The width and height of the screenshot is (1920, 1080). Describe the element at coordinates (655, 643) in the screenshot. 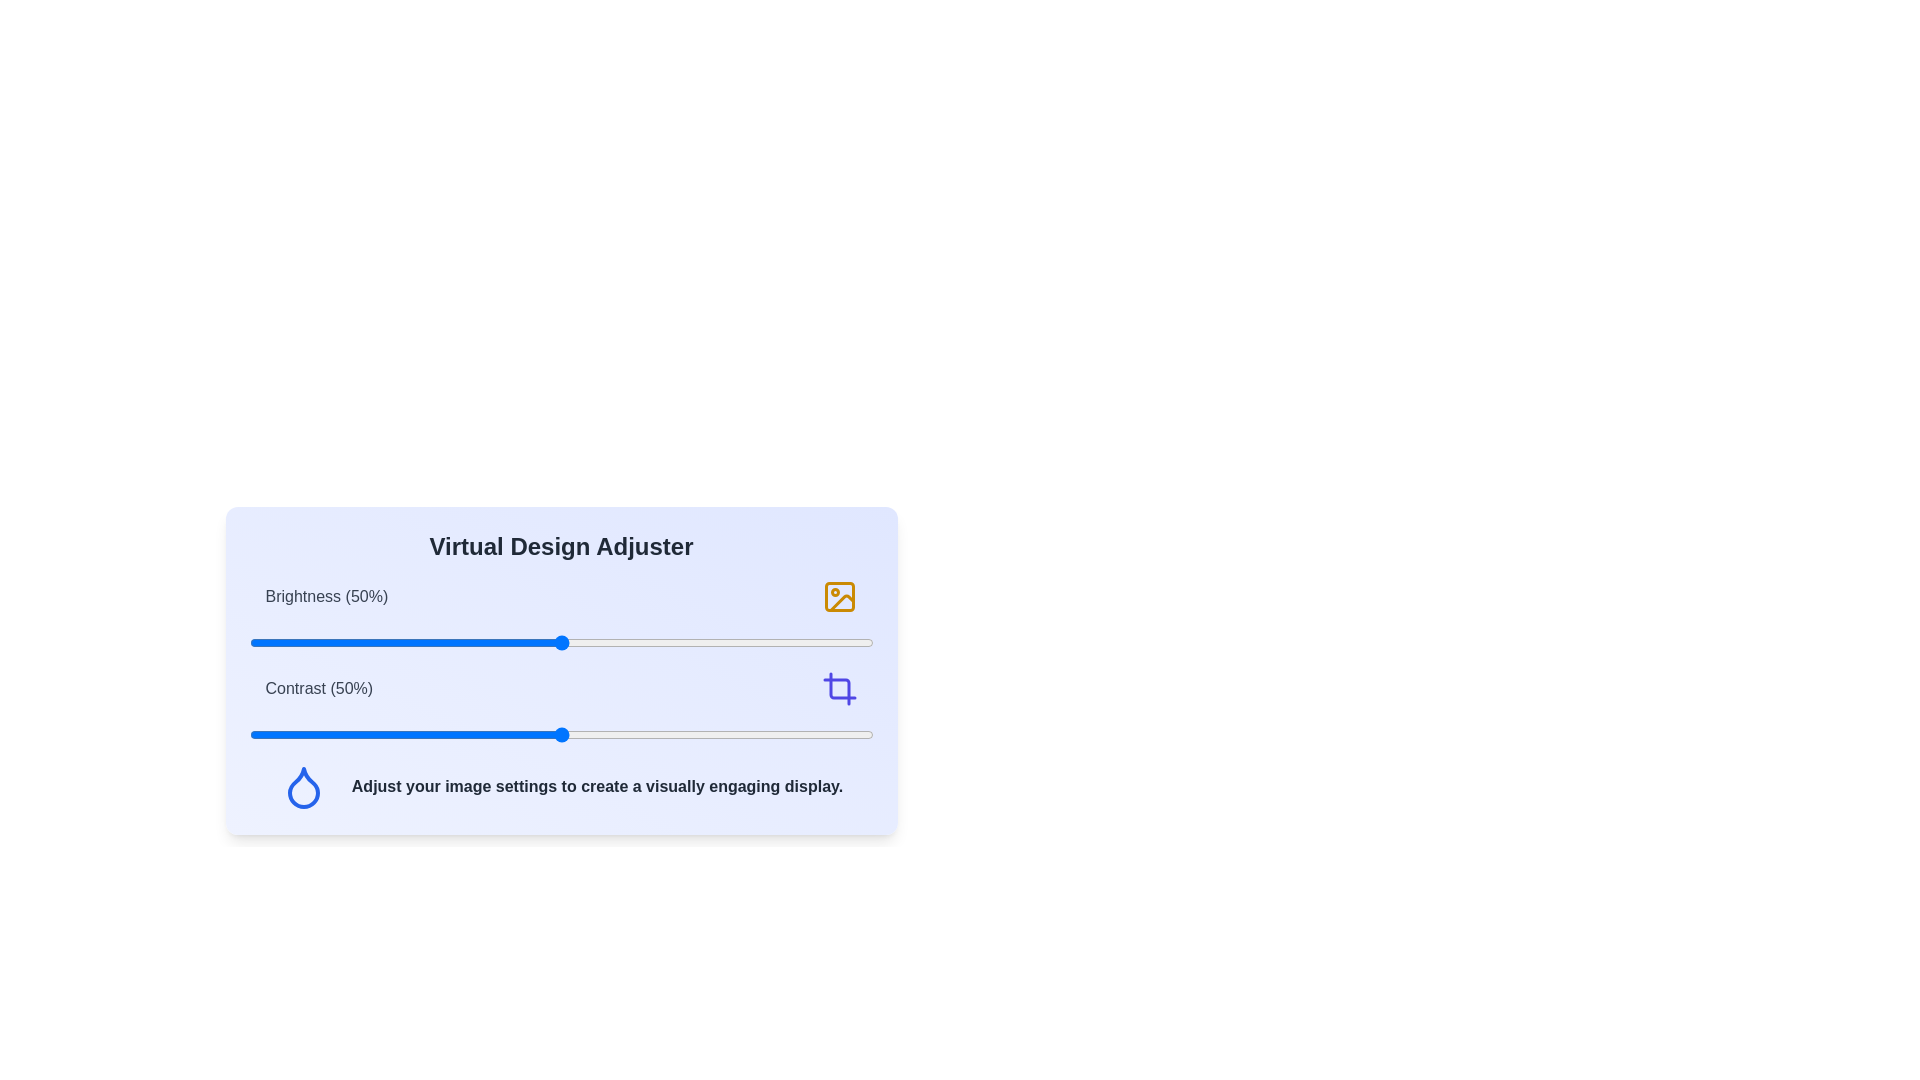

I see `the brightness slider to 65%` at that location.